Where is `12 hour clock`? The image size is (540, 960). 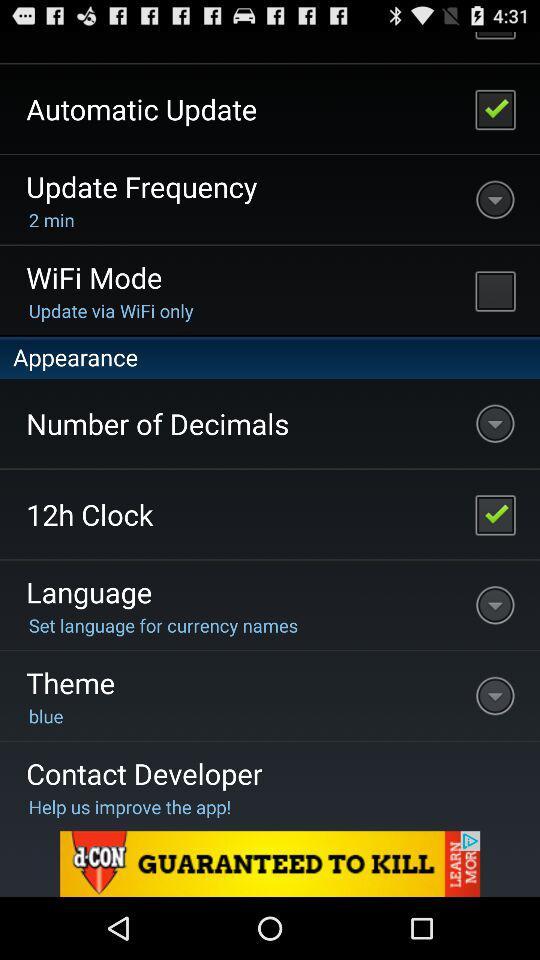
12 hour clock is located at coordinates (494, 513).